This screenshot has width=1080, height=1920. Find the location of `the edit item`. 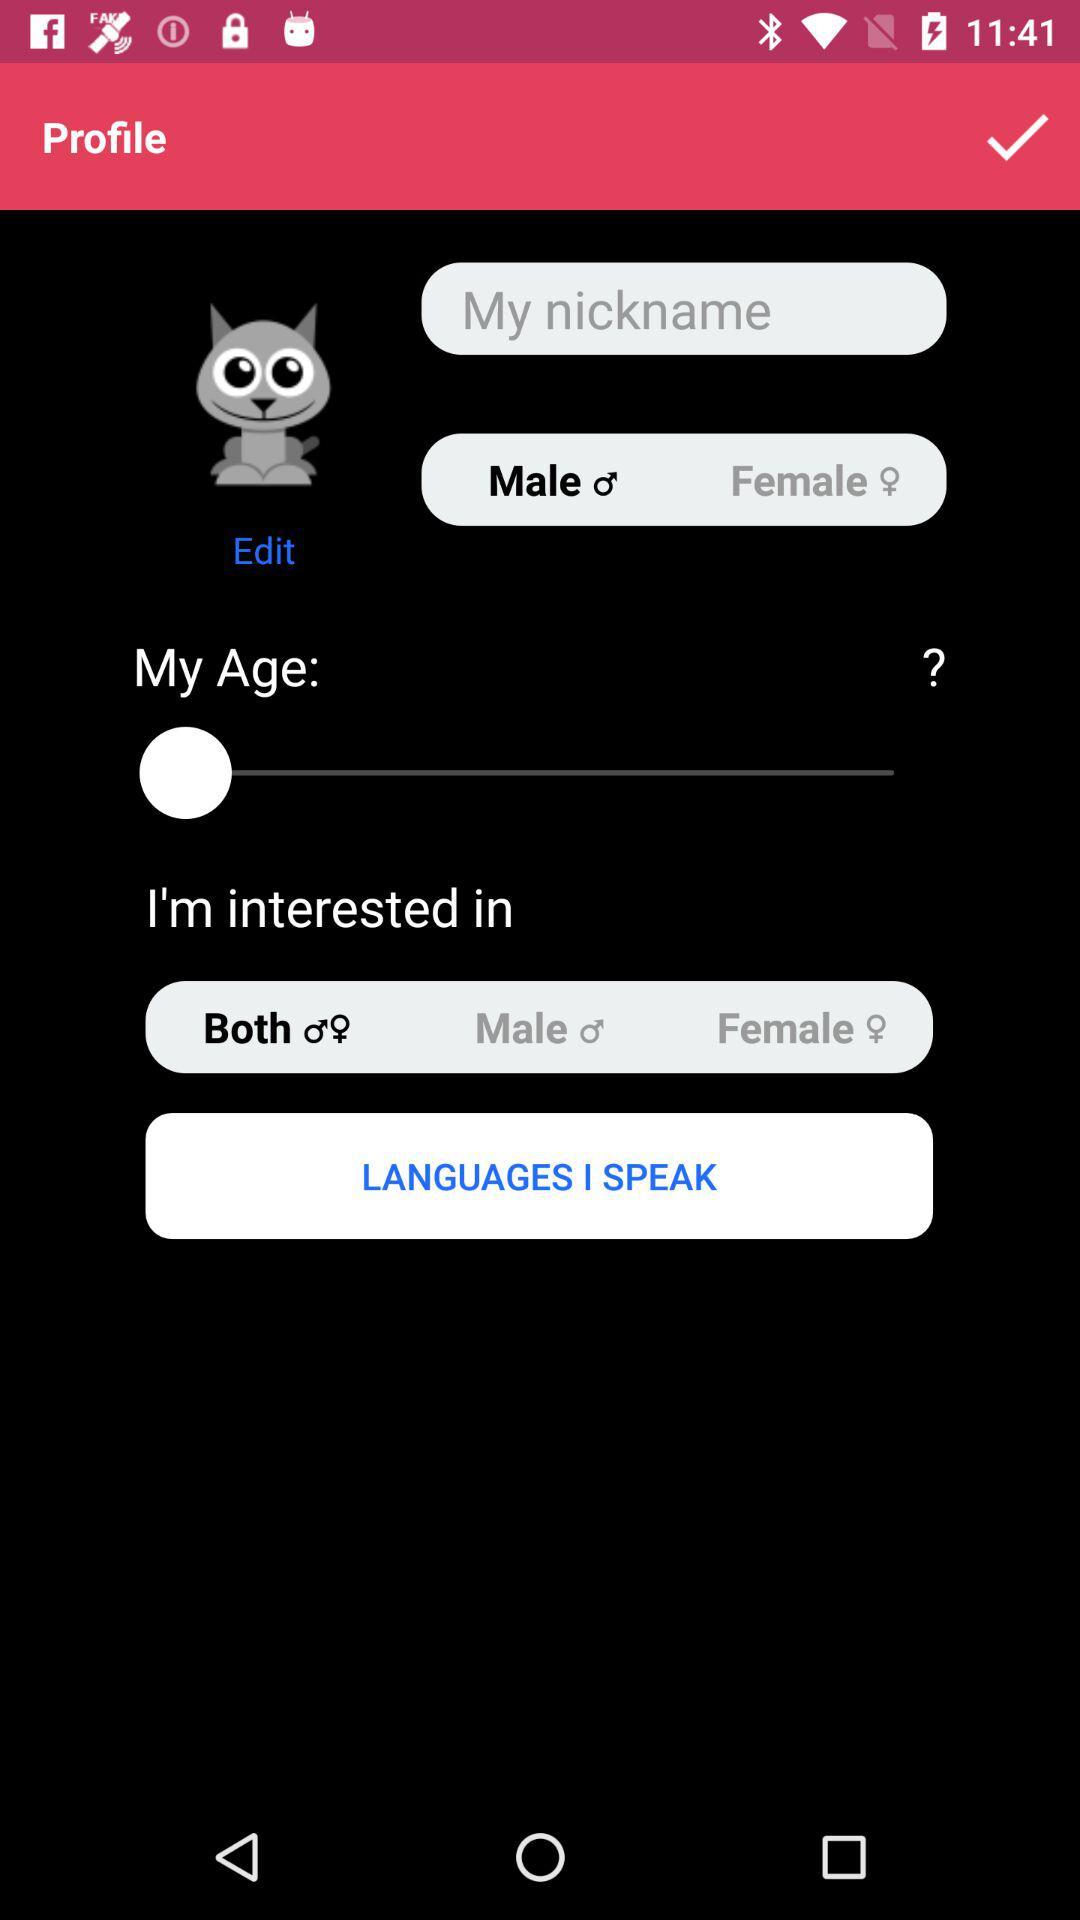

the edit item is located at coordinates (262, 549).